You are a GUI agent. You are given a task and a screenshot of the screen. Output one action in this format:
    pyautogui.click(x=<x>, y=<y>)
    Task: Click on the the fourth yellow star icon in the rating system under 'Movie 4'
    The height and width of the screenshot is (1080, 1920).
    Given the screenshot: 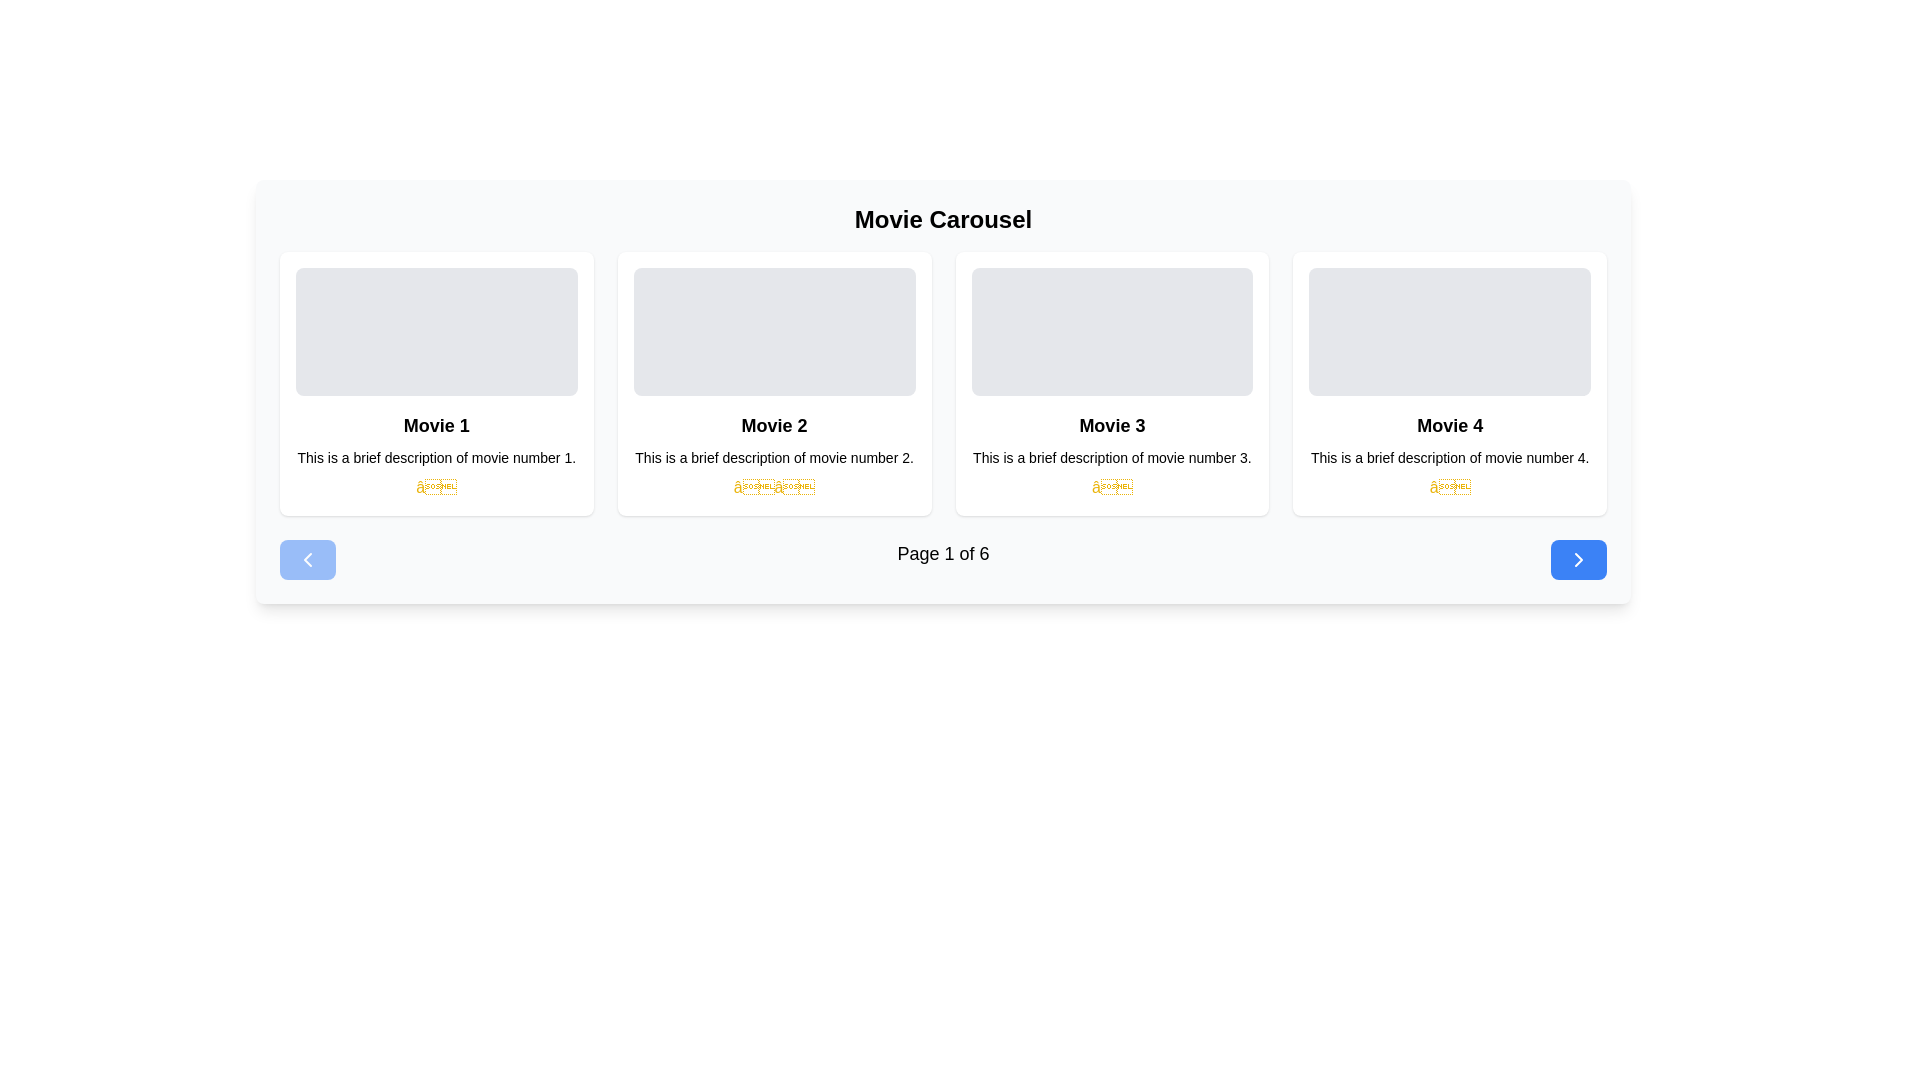 What is the action you would take?
    pyautogui.click(x=1450, y=487)
    